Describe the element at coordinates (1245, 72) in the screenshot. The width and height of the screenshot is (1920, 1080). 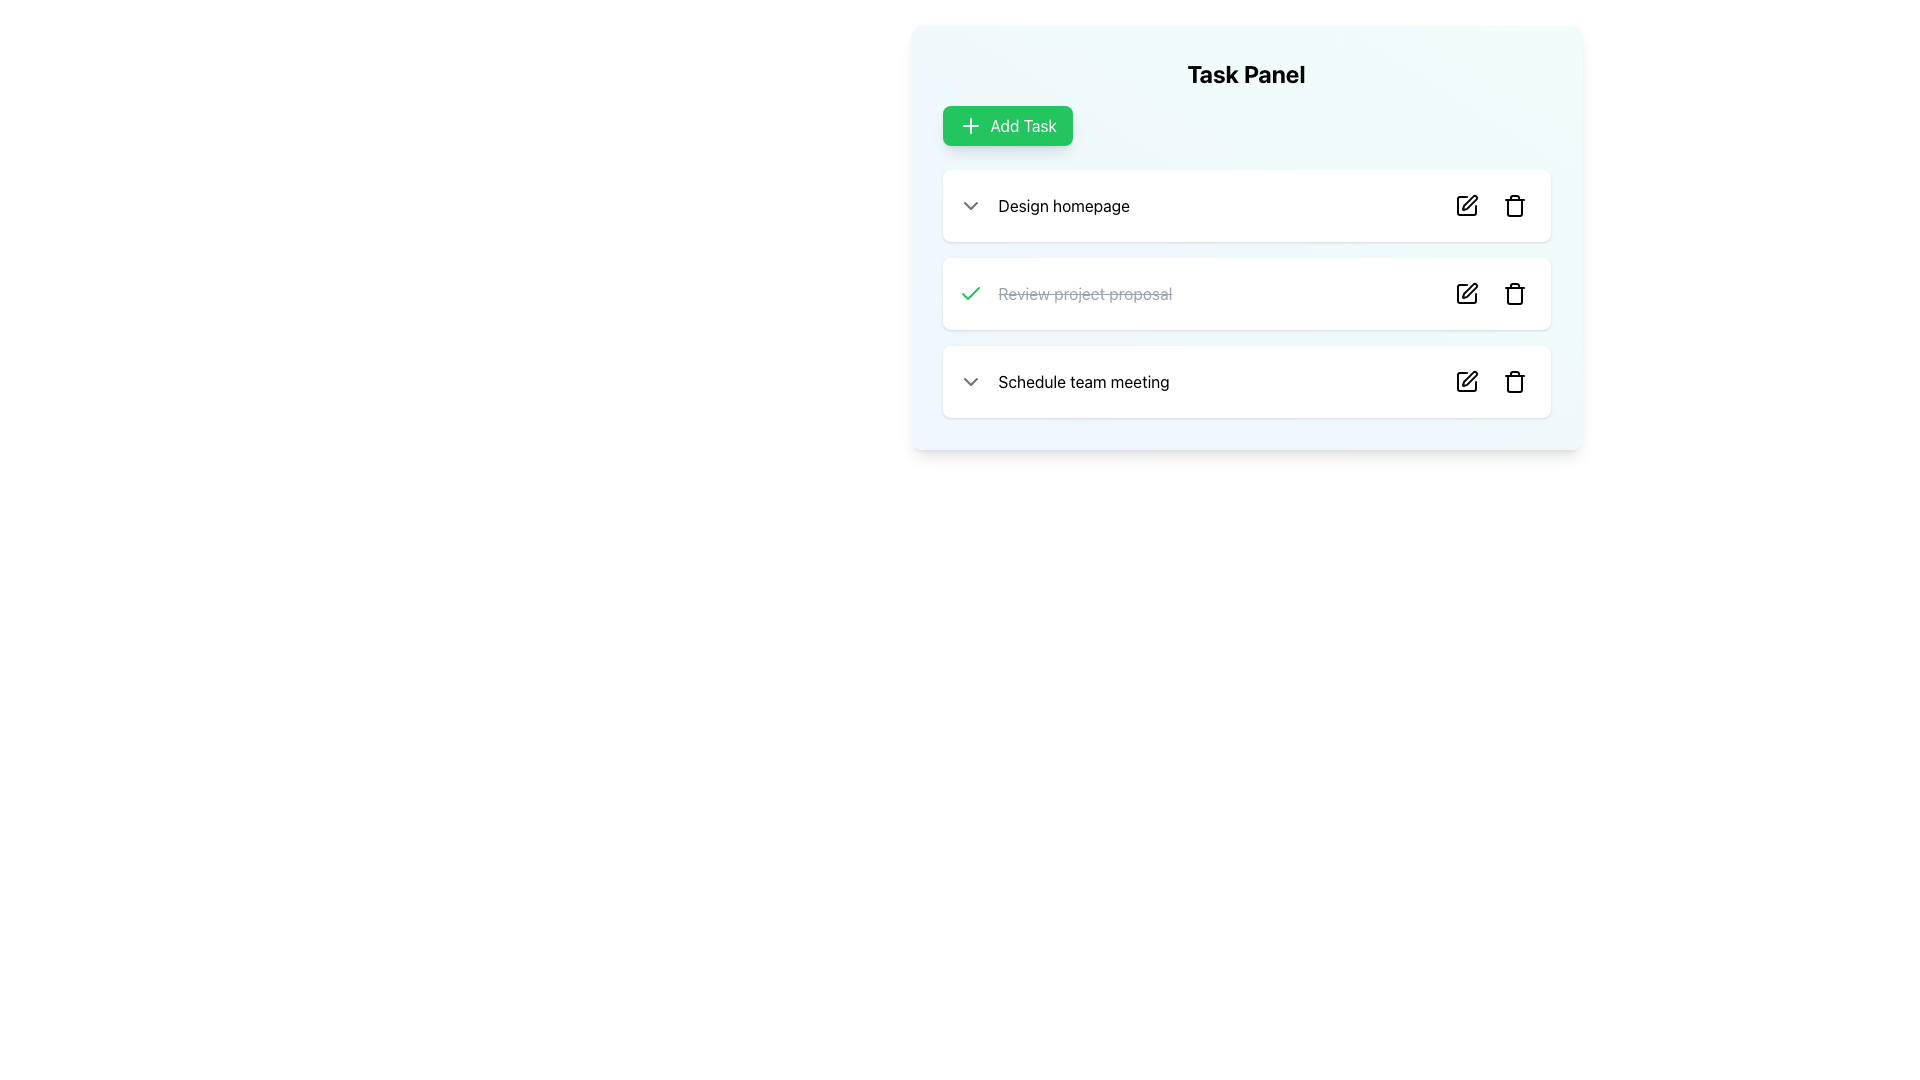
I see `the heading label at the top of the task panel, which indicates the content or purpose of the card` at that location.